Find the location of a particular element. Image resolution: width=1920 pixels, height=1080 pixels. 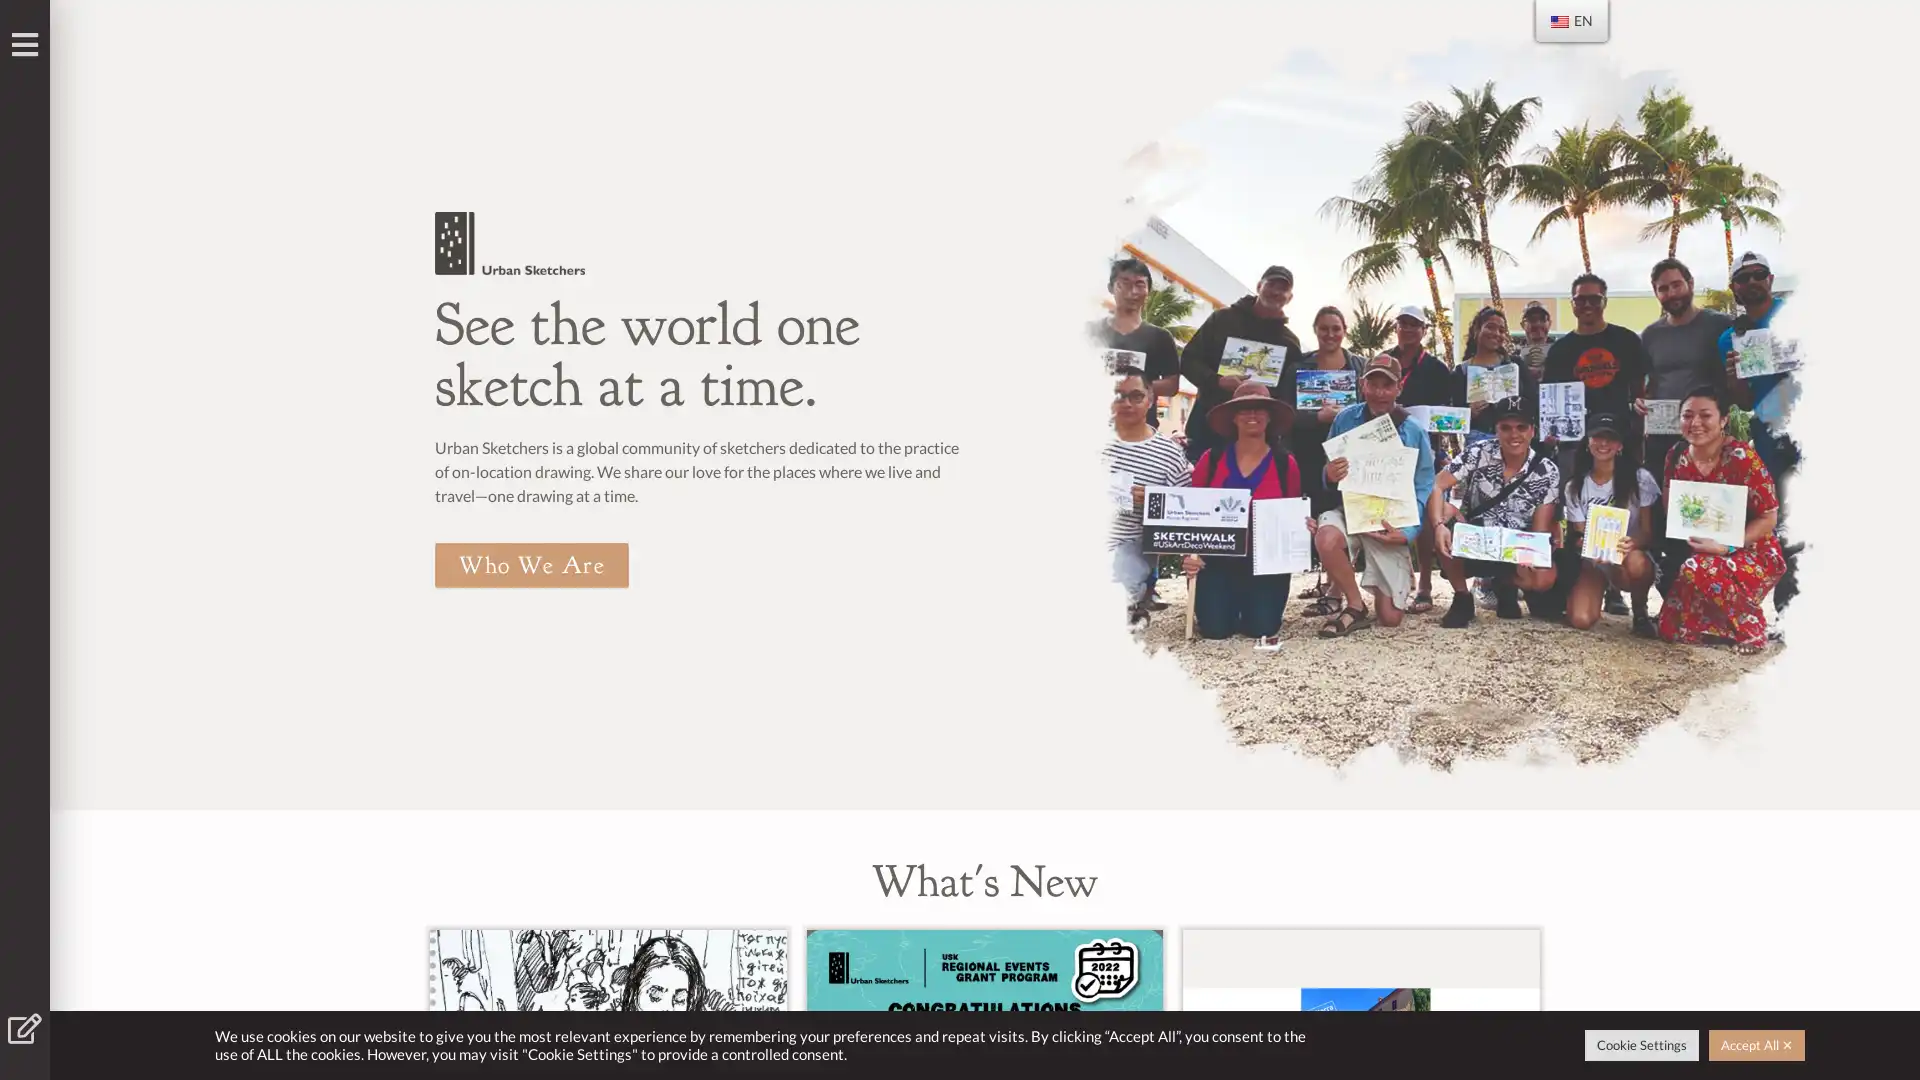

Go to slide 1 is located at coordinates (1443, 767).